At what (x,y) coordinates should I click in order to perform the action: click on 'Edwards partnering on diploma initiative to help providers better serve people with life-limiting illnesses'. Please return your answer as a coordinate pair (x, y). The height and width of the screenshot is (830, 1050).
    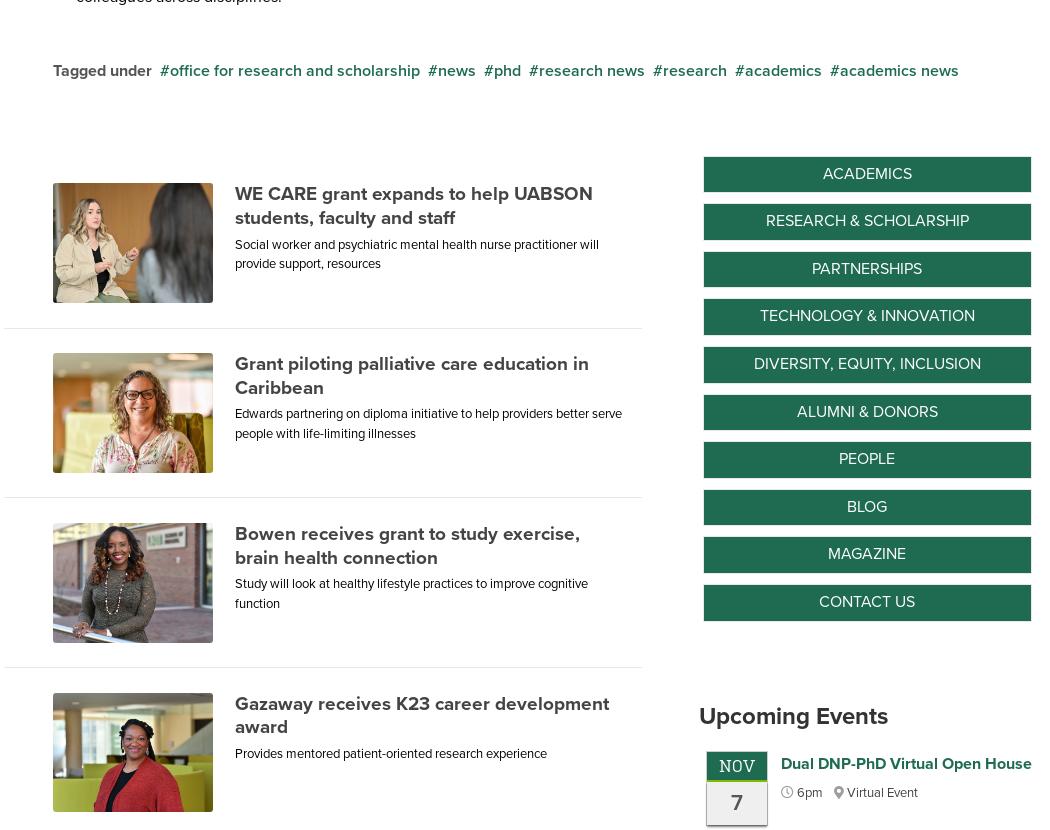
    Looking at the image, I should click on (427, 423).